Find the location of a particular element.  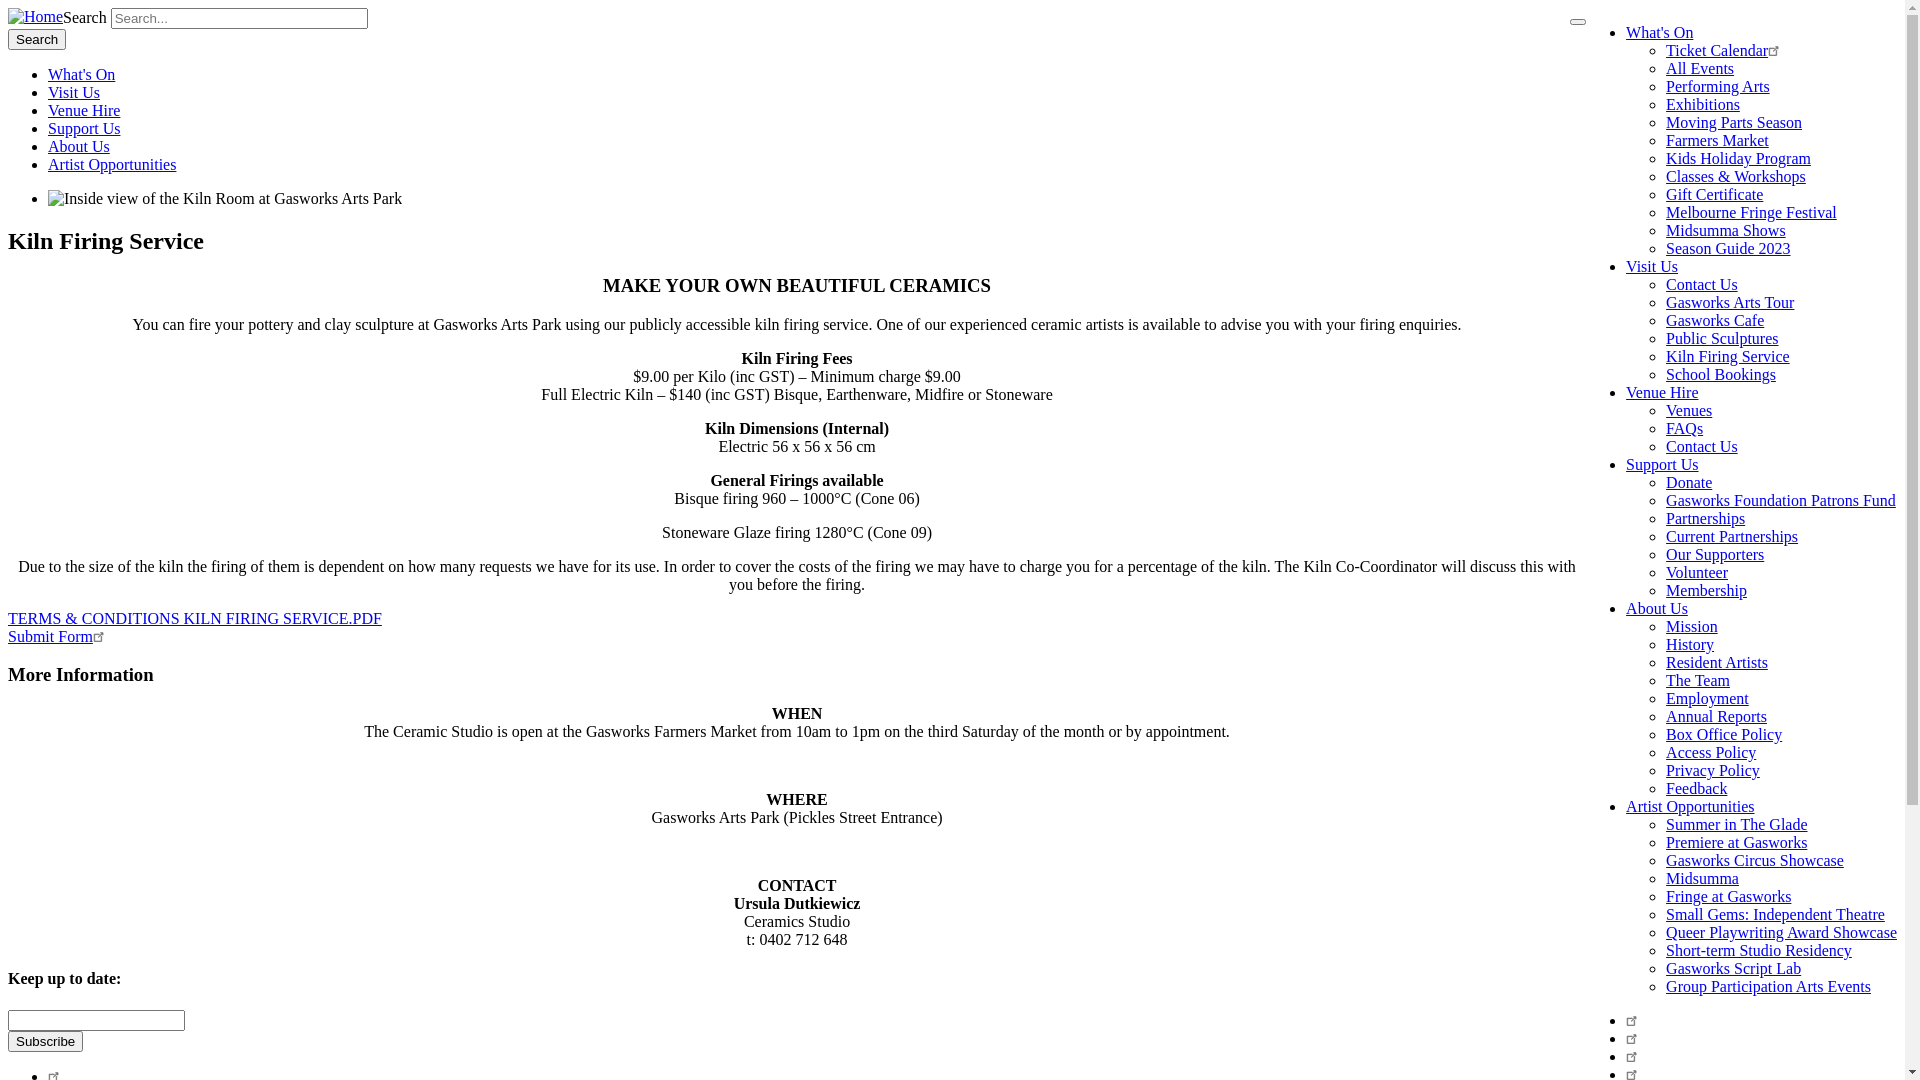

'Group Participation Arts Events' is located at coordinates (1665, 985).